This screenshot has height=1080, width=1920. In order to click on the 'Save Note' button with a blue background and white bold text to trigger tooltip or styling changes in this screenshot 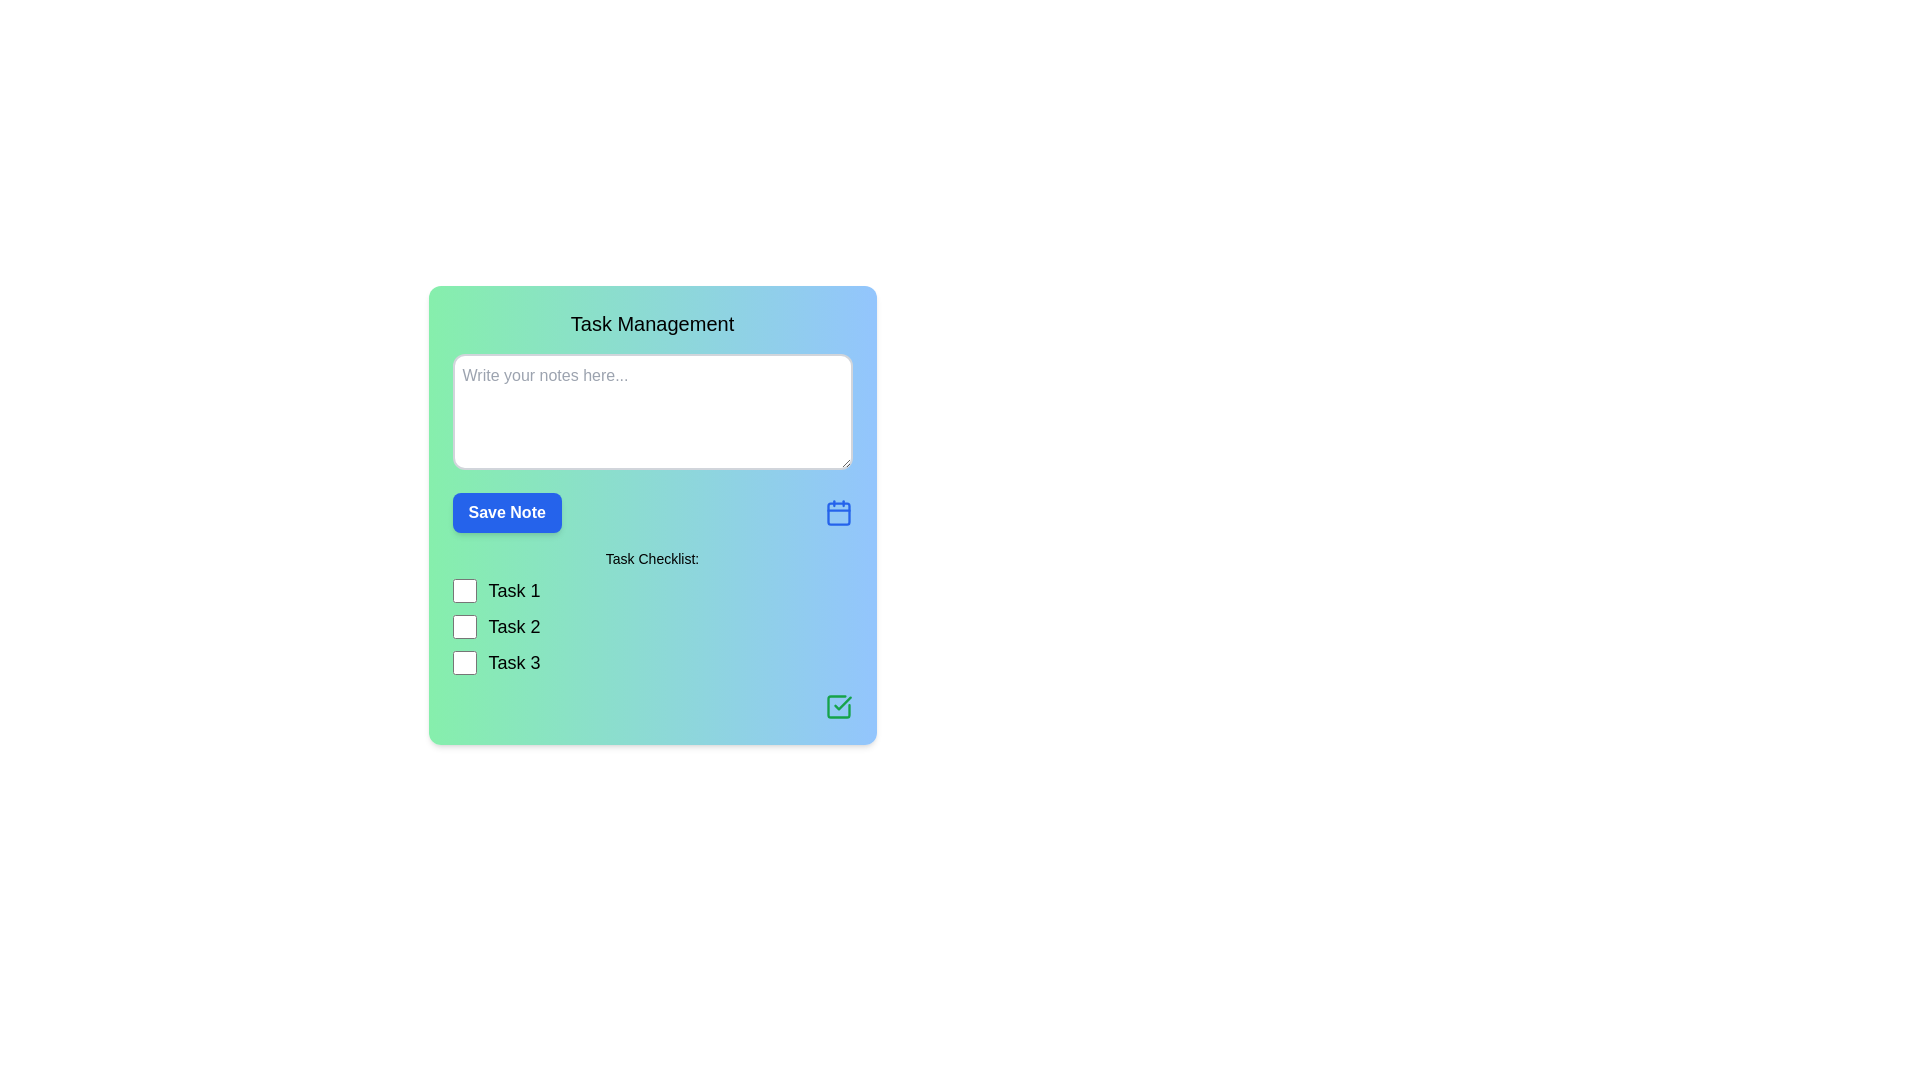, I will do `click(507, 512)`.